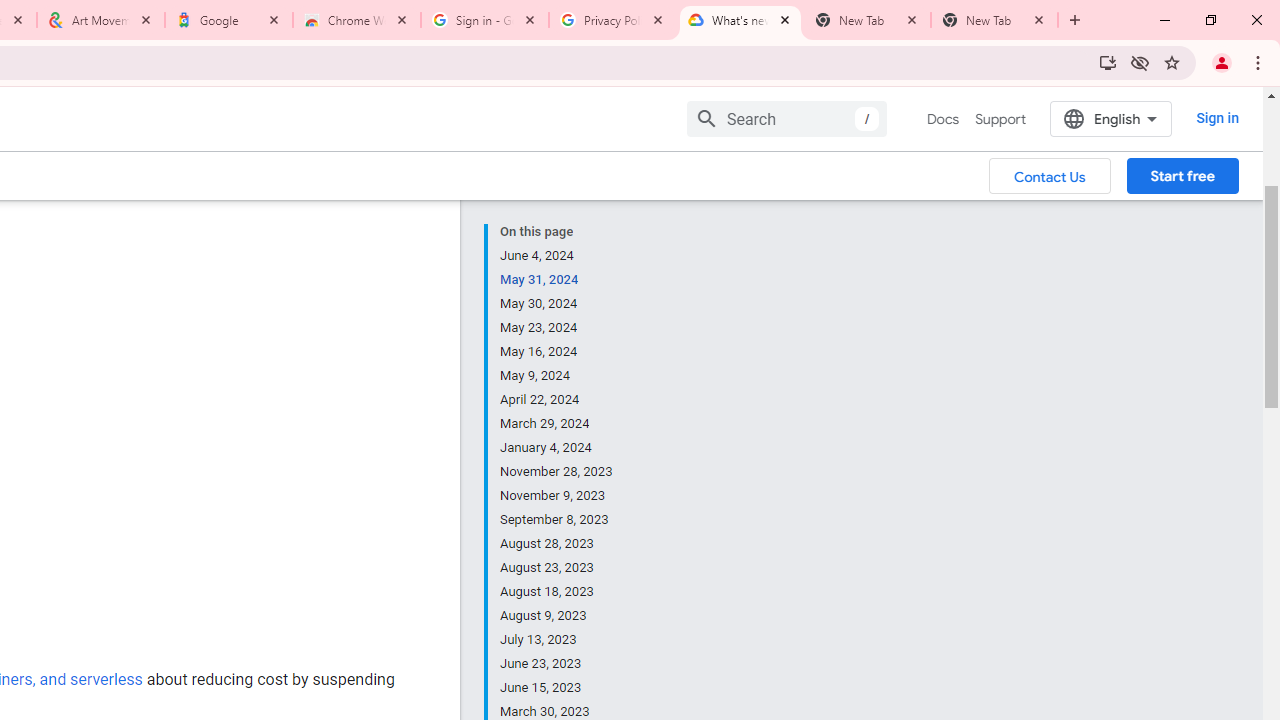 Image resolution: width=1280 pixels, height=720 pixels. I want to click on 'Search', so click(785, 118).